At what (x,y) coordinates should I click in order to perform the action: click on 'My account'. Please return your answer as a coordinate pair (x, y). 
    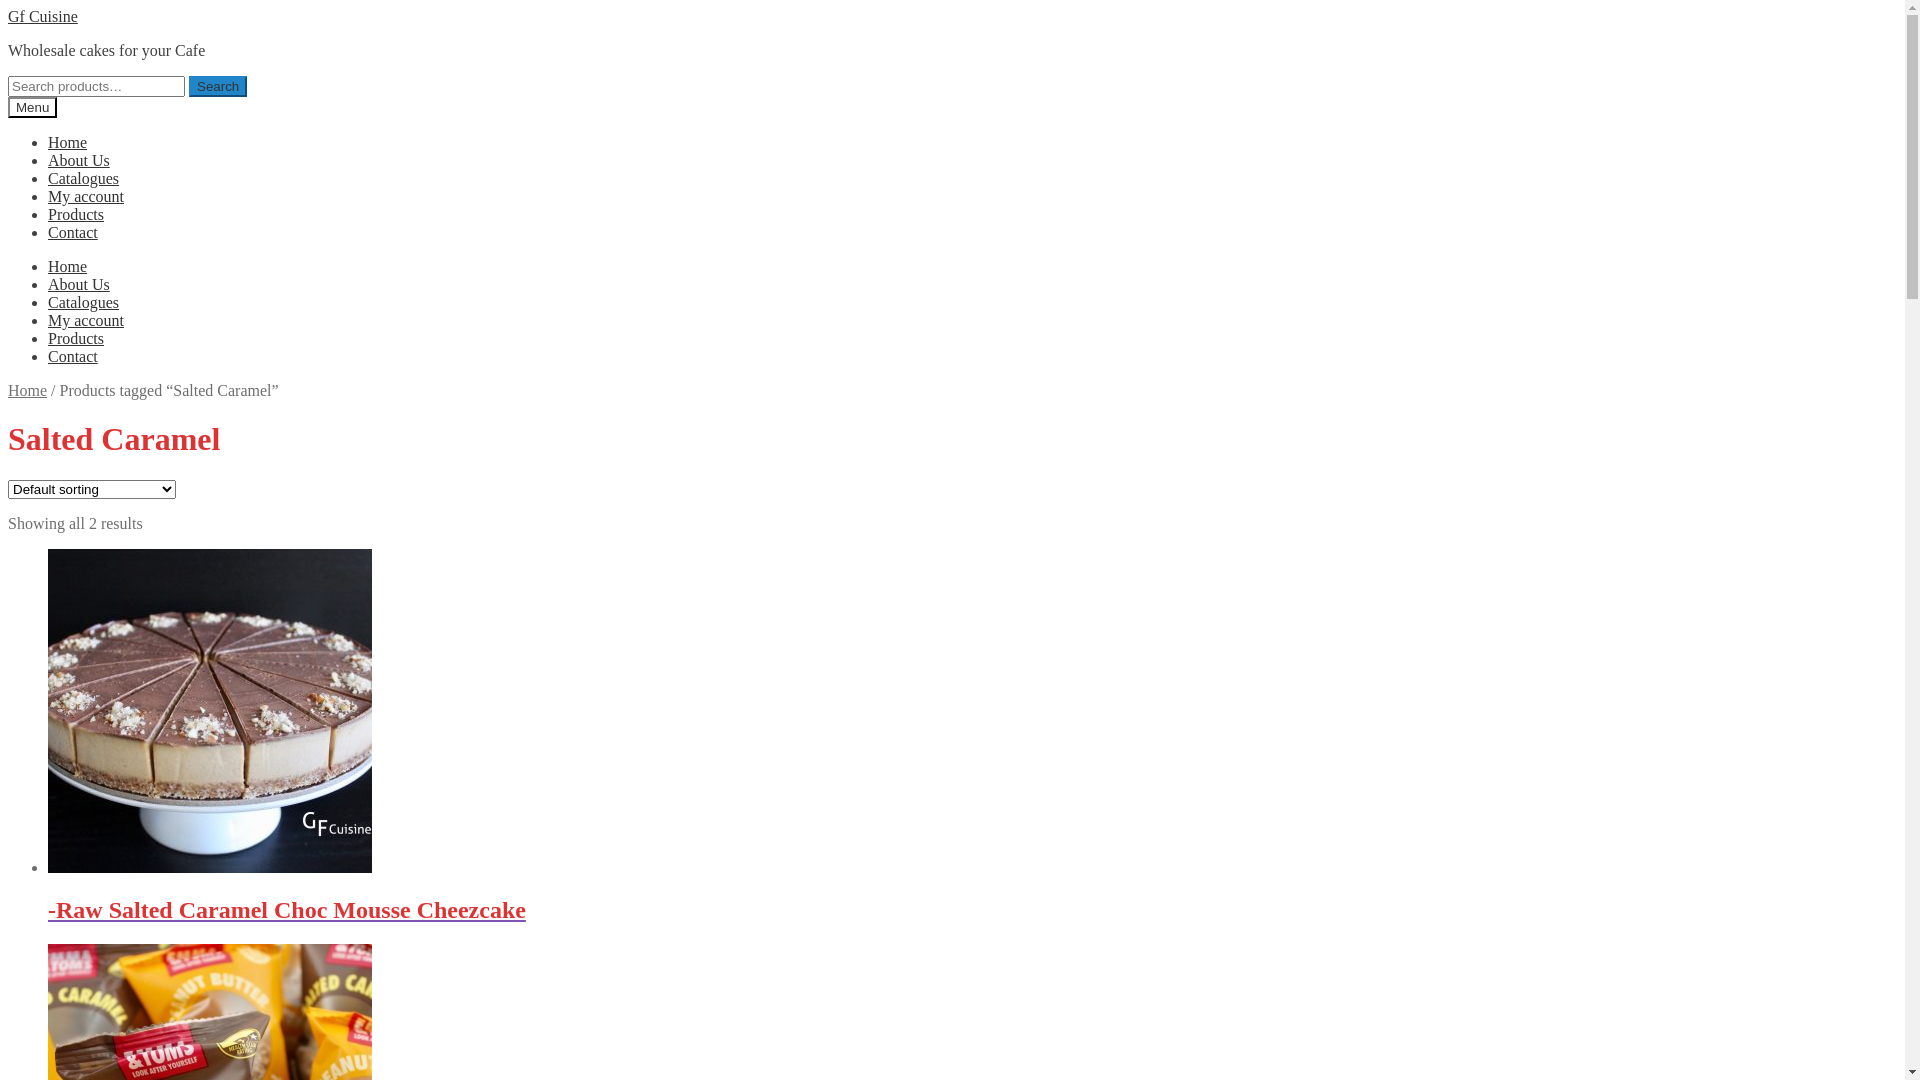
    Looking at the image, I should click on (85, 196).